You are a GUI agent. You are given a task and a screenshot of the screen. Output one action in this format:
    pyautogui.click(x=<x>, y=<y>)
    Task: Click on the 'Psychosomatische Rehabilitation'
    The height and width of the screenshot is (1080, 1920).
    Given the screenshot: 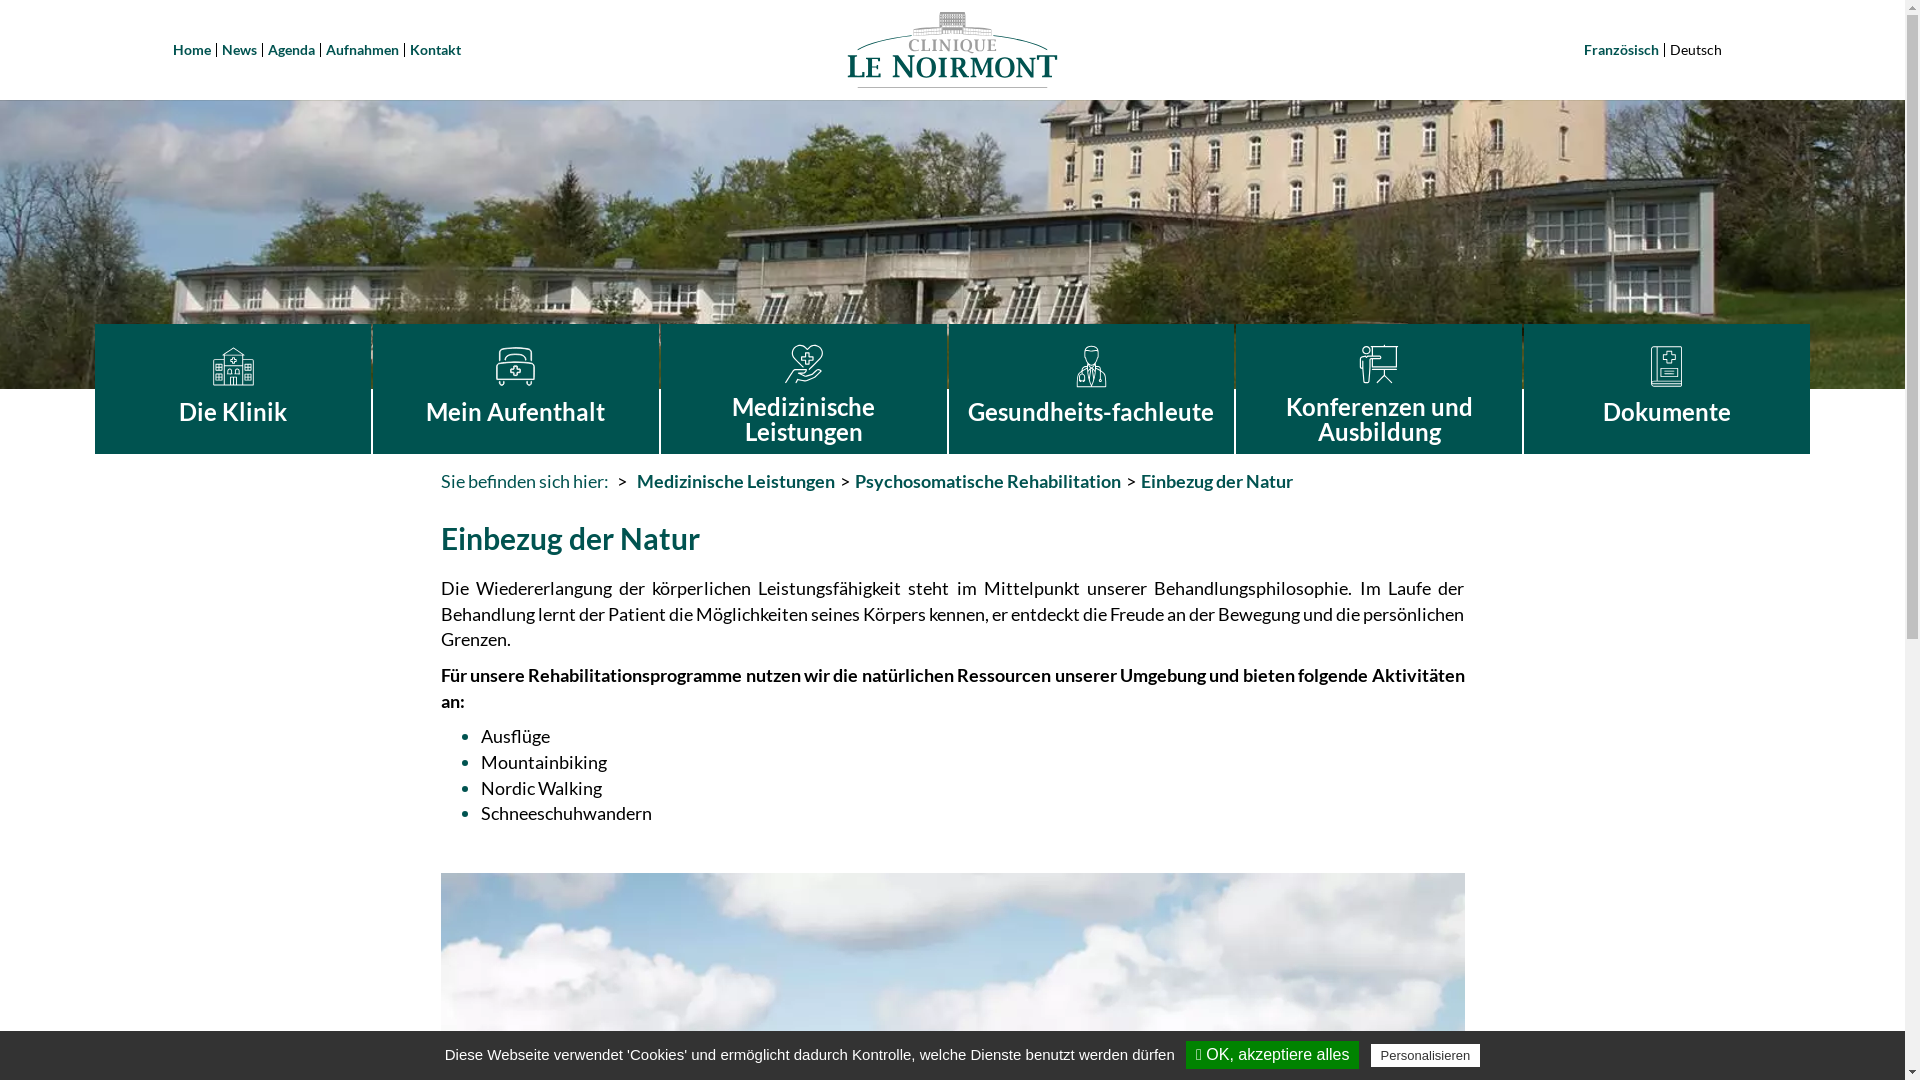 What is the action you would take?
    pyautogui.click(x=854, y=481)
    